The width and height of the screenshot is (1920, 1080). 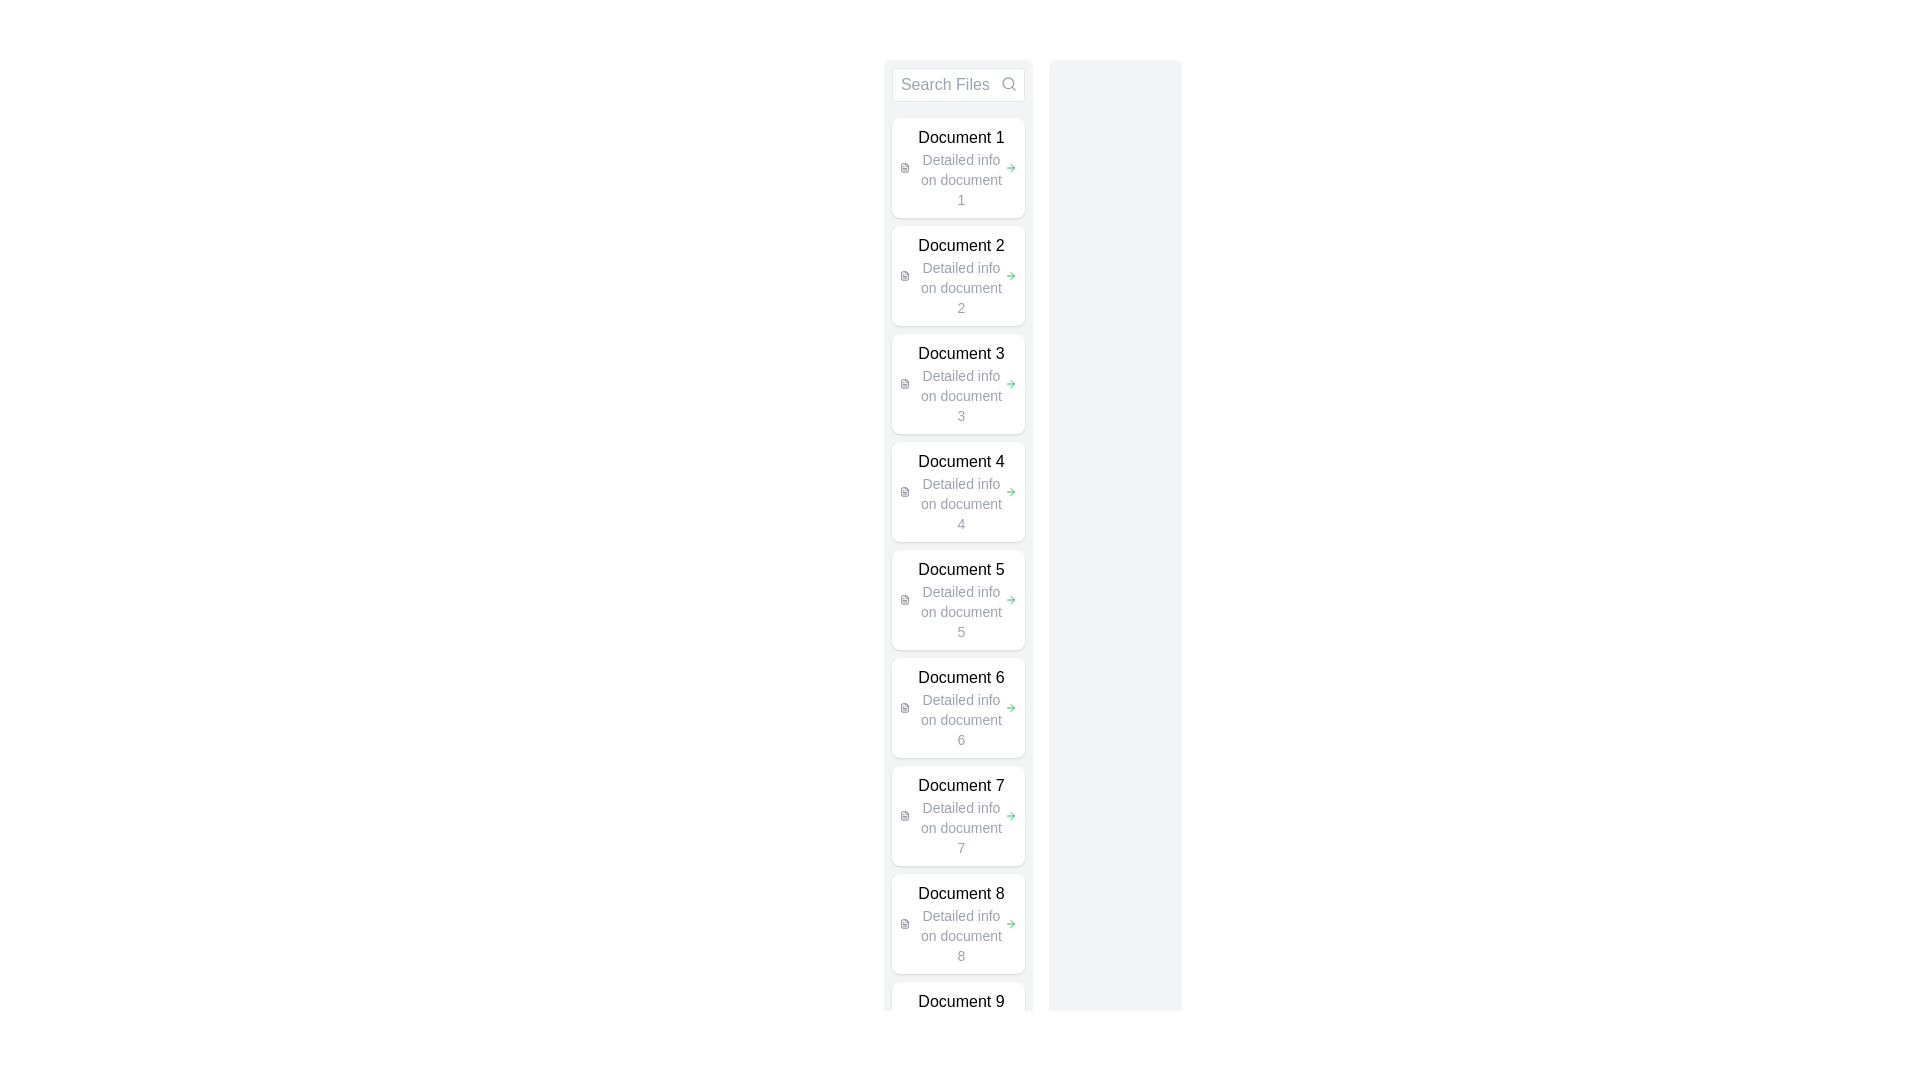 I want to click on the document icon located to the left of the 'Document 6' list item, so click(x=902, y=707).